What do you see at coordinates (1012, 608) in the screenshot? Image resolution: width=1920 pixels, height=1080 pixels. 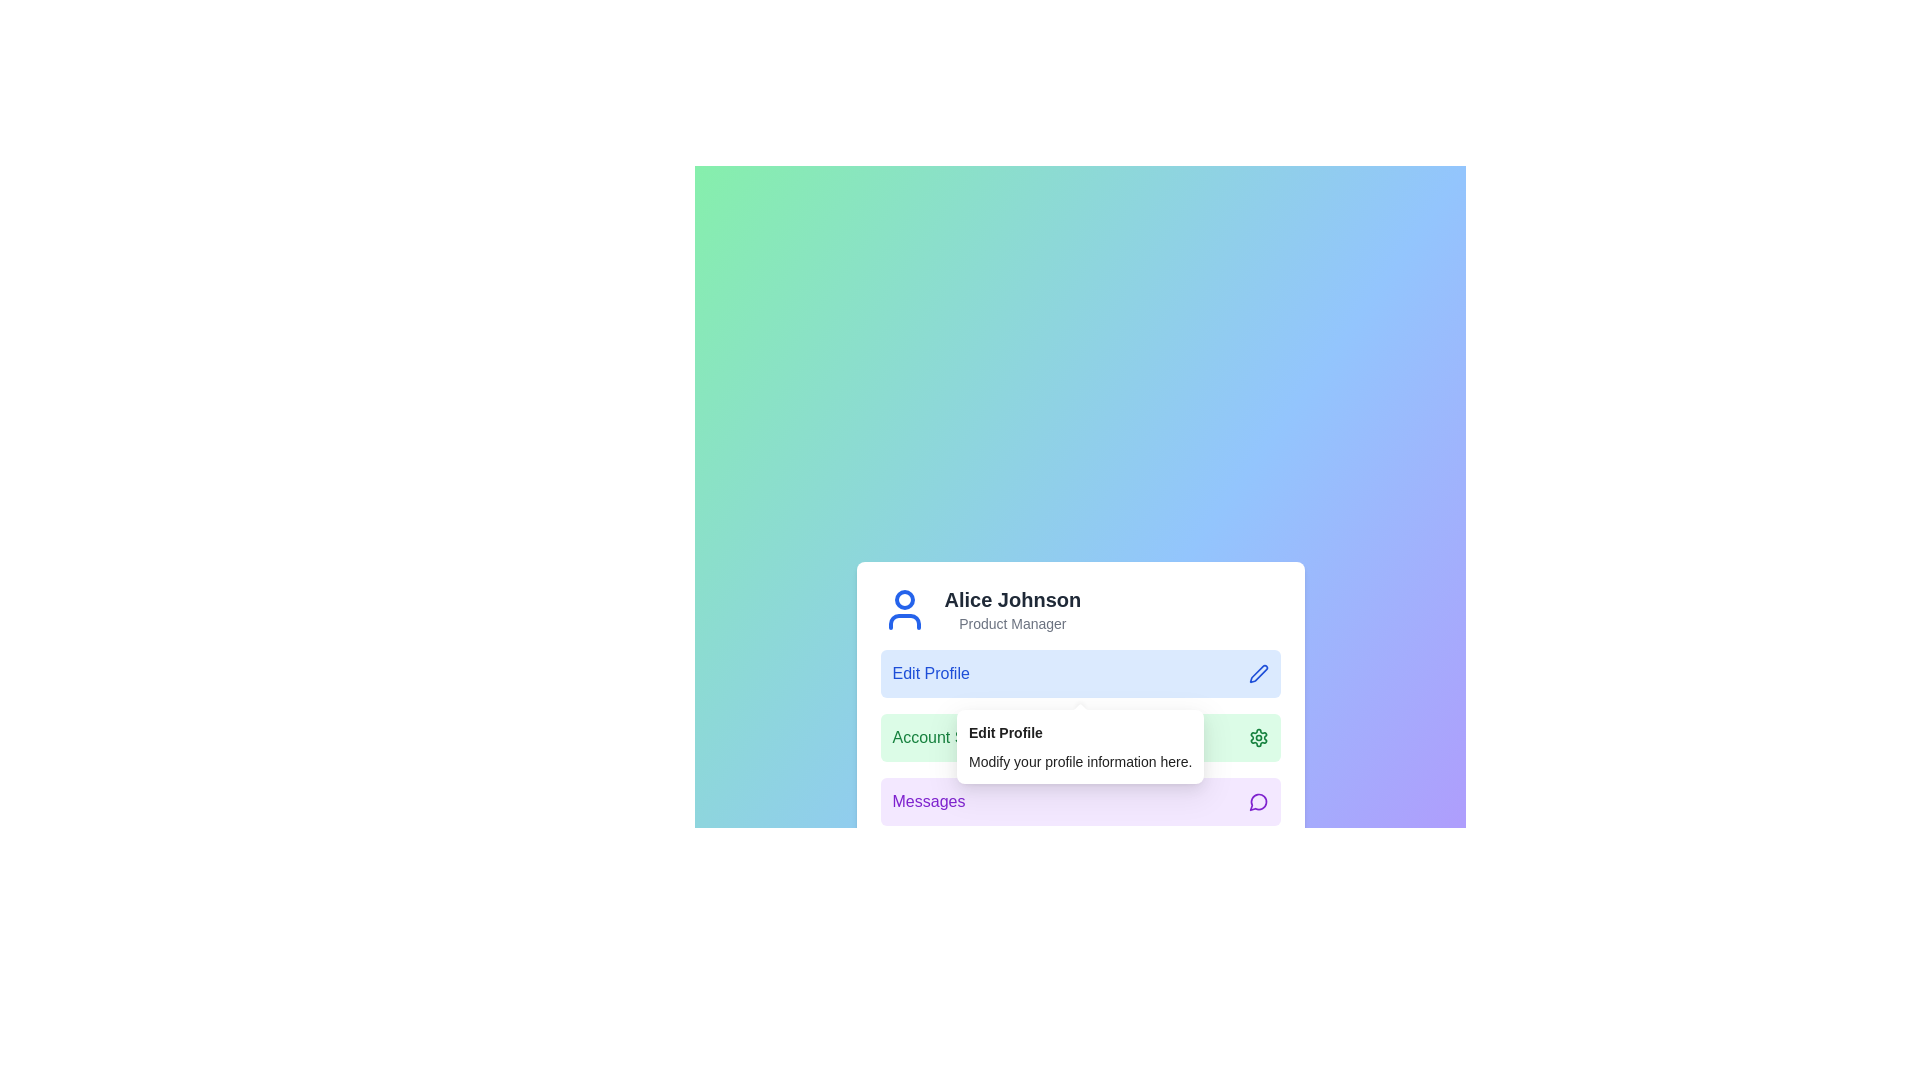 I see `the static text component displaying user-specific information, which is located in the upper section of a card-like UI next to the user profile icon` at bounding box center [1012, 608].